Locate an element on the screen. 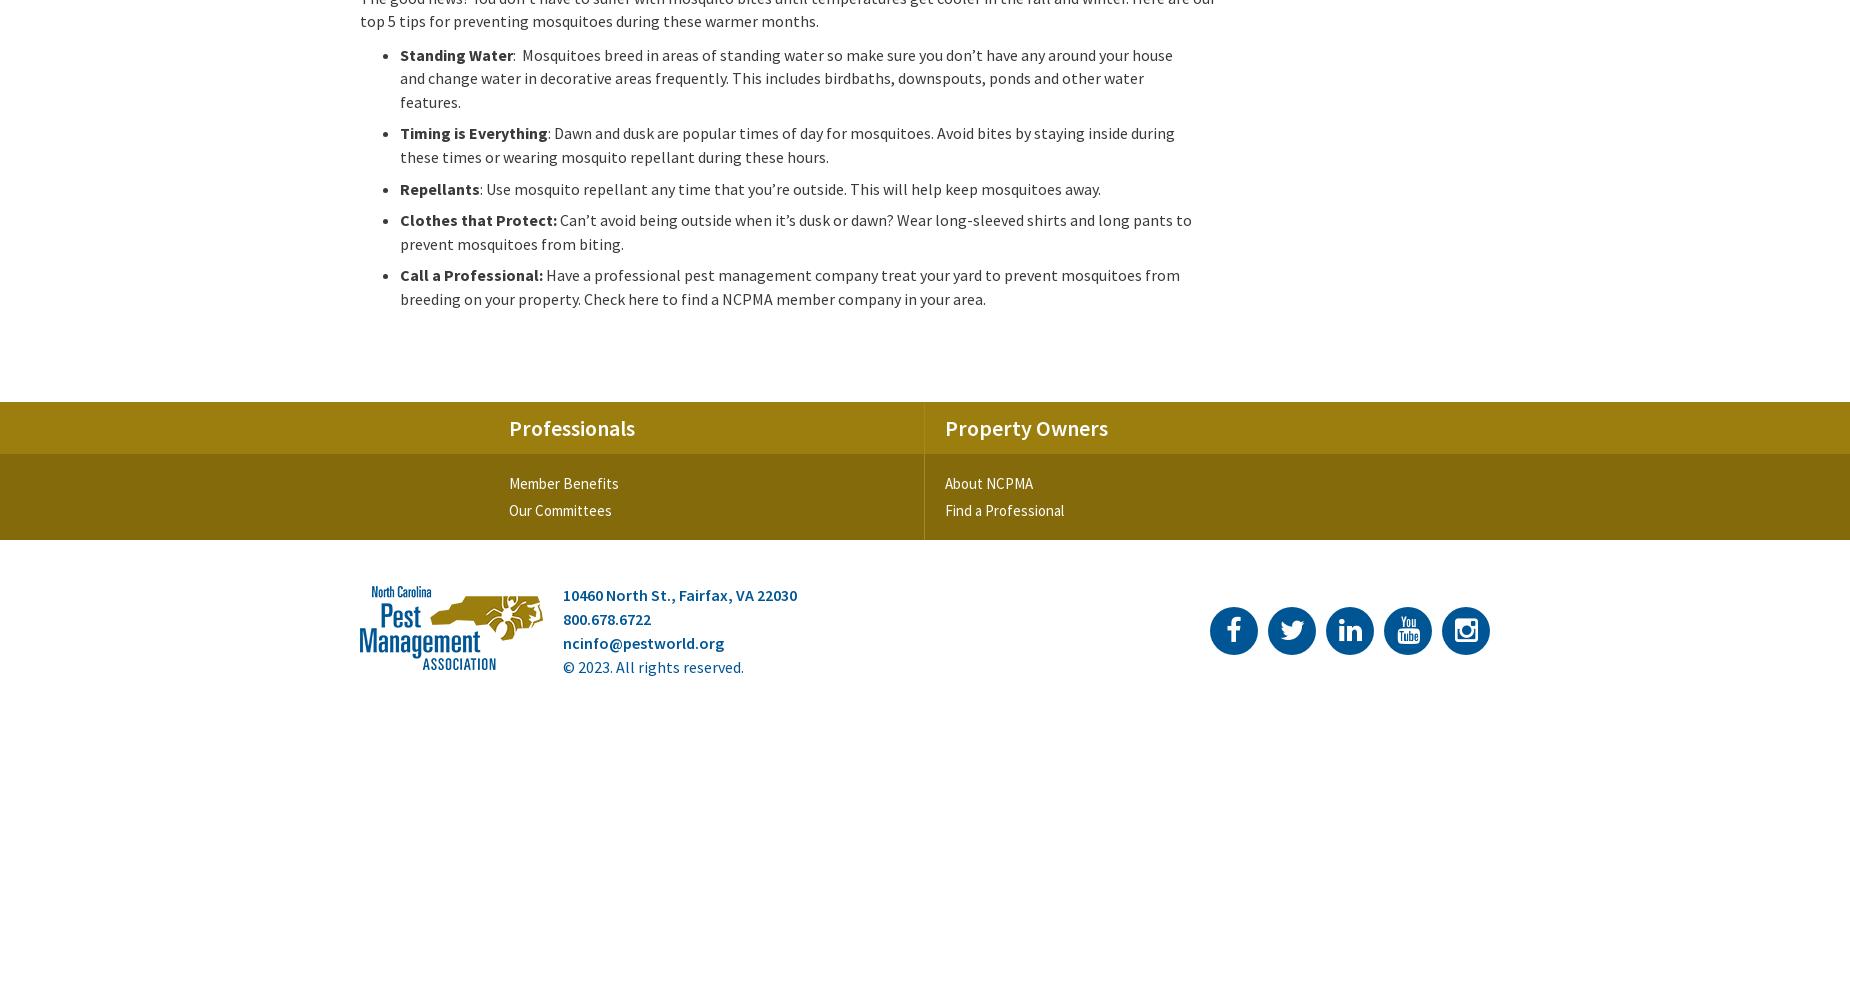  'Professionals' is located at coordinates (572, 427).